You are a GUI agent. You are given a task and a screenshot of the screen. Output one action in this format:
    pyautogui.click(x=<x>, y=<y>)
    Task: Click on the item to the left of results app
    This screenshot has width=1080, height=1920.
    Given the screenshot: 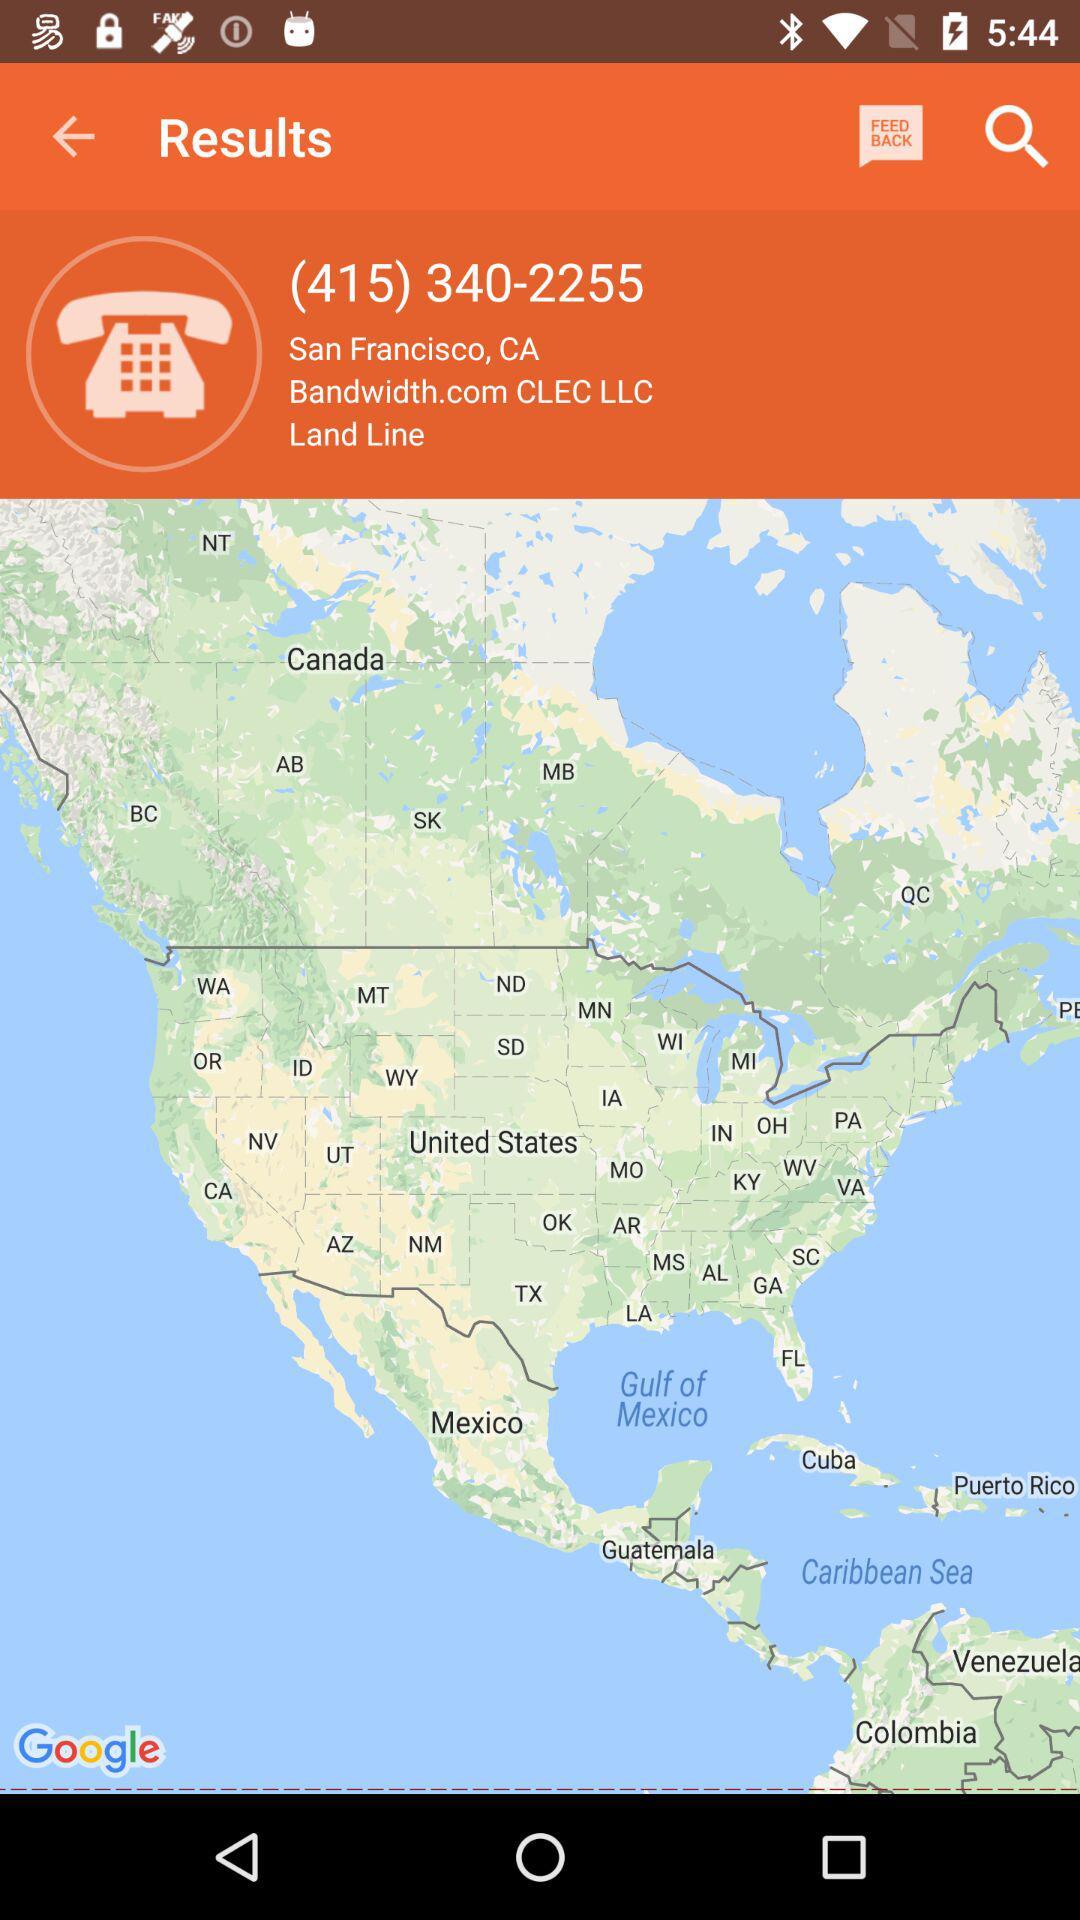 What is the action you would take?
    pyautogui.click(x=72, y=135)
    